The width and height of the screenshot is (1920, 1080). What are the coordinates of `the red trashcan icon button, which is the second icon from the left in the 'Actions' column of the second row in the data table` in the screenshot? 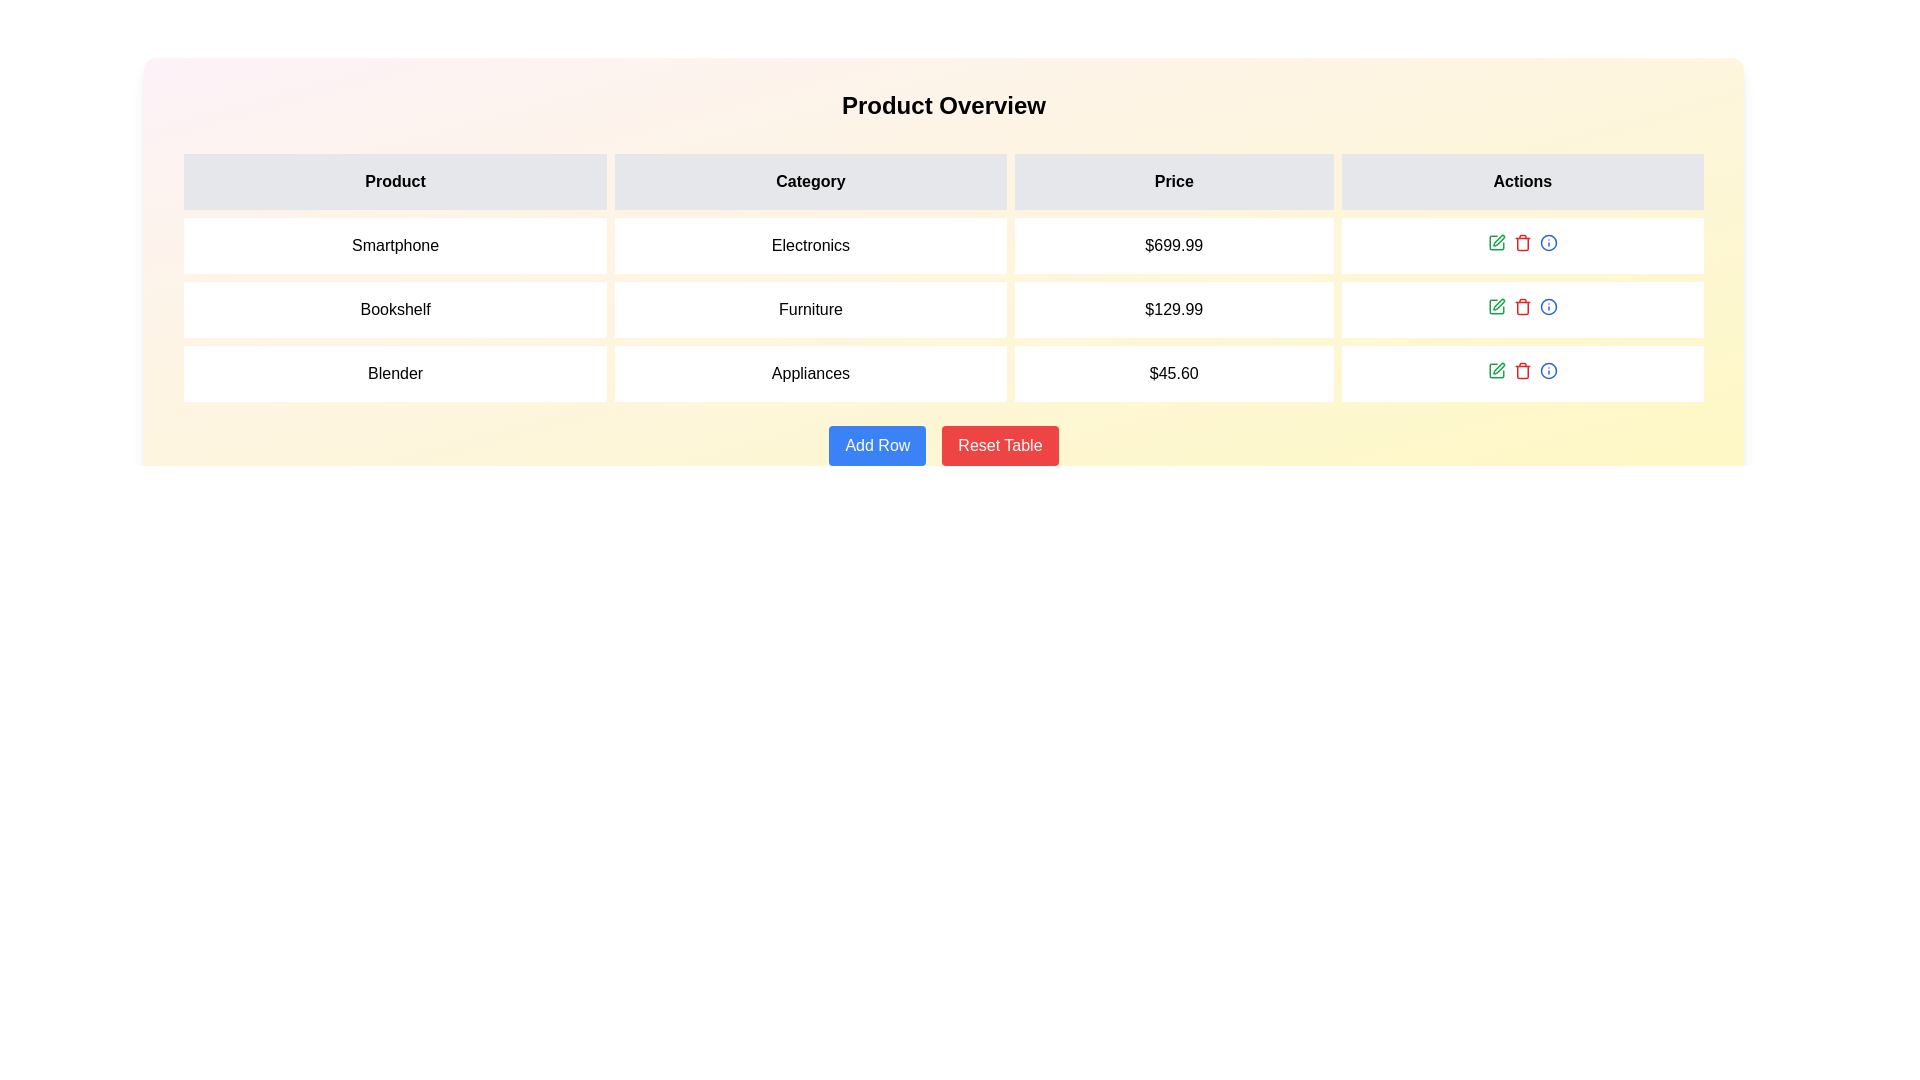 It's located at (1521, 307).